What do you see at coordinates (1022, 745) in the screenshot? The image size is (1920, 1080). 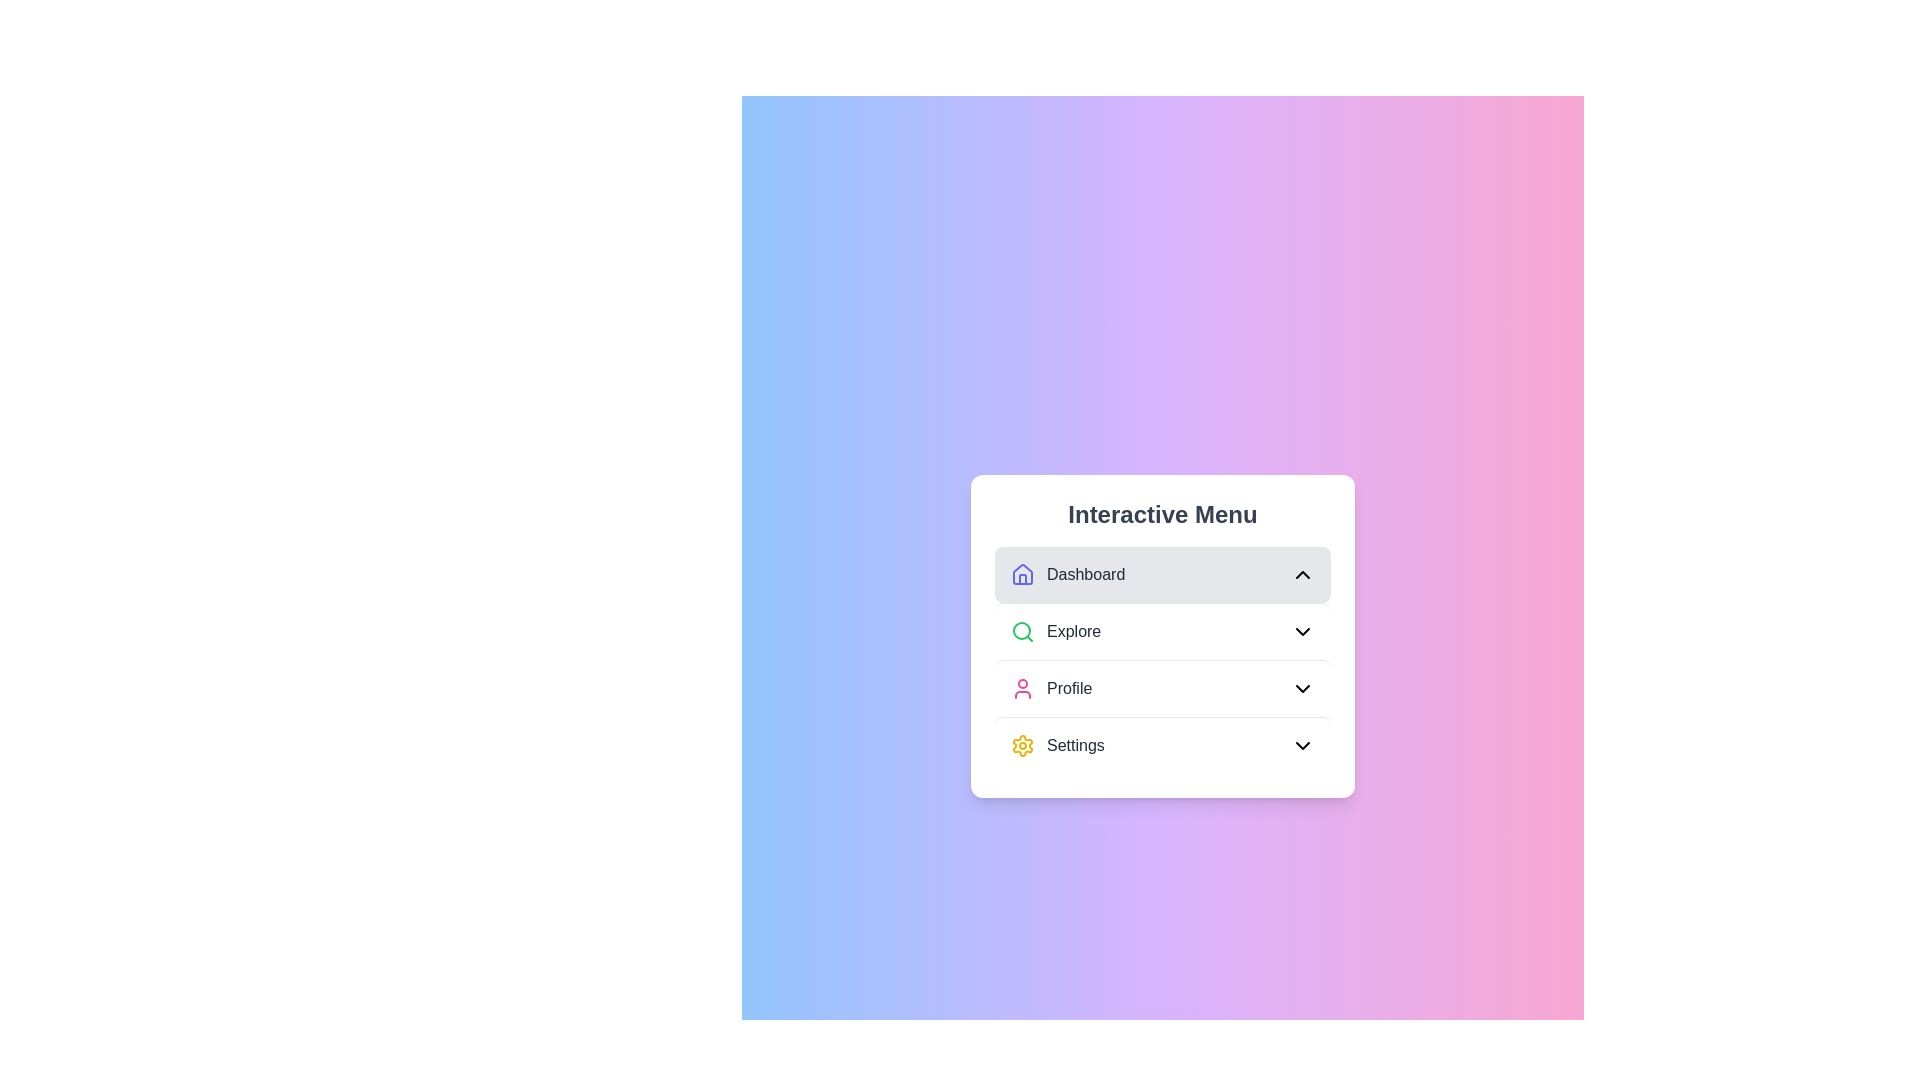 I see `the icon of the menu item Settings for inspection` at bounding box center [1022, 745].